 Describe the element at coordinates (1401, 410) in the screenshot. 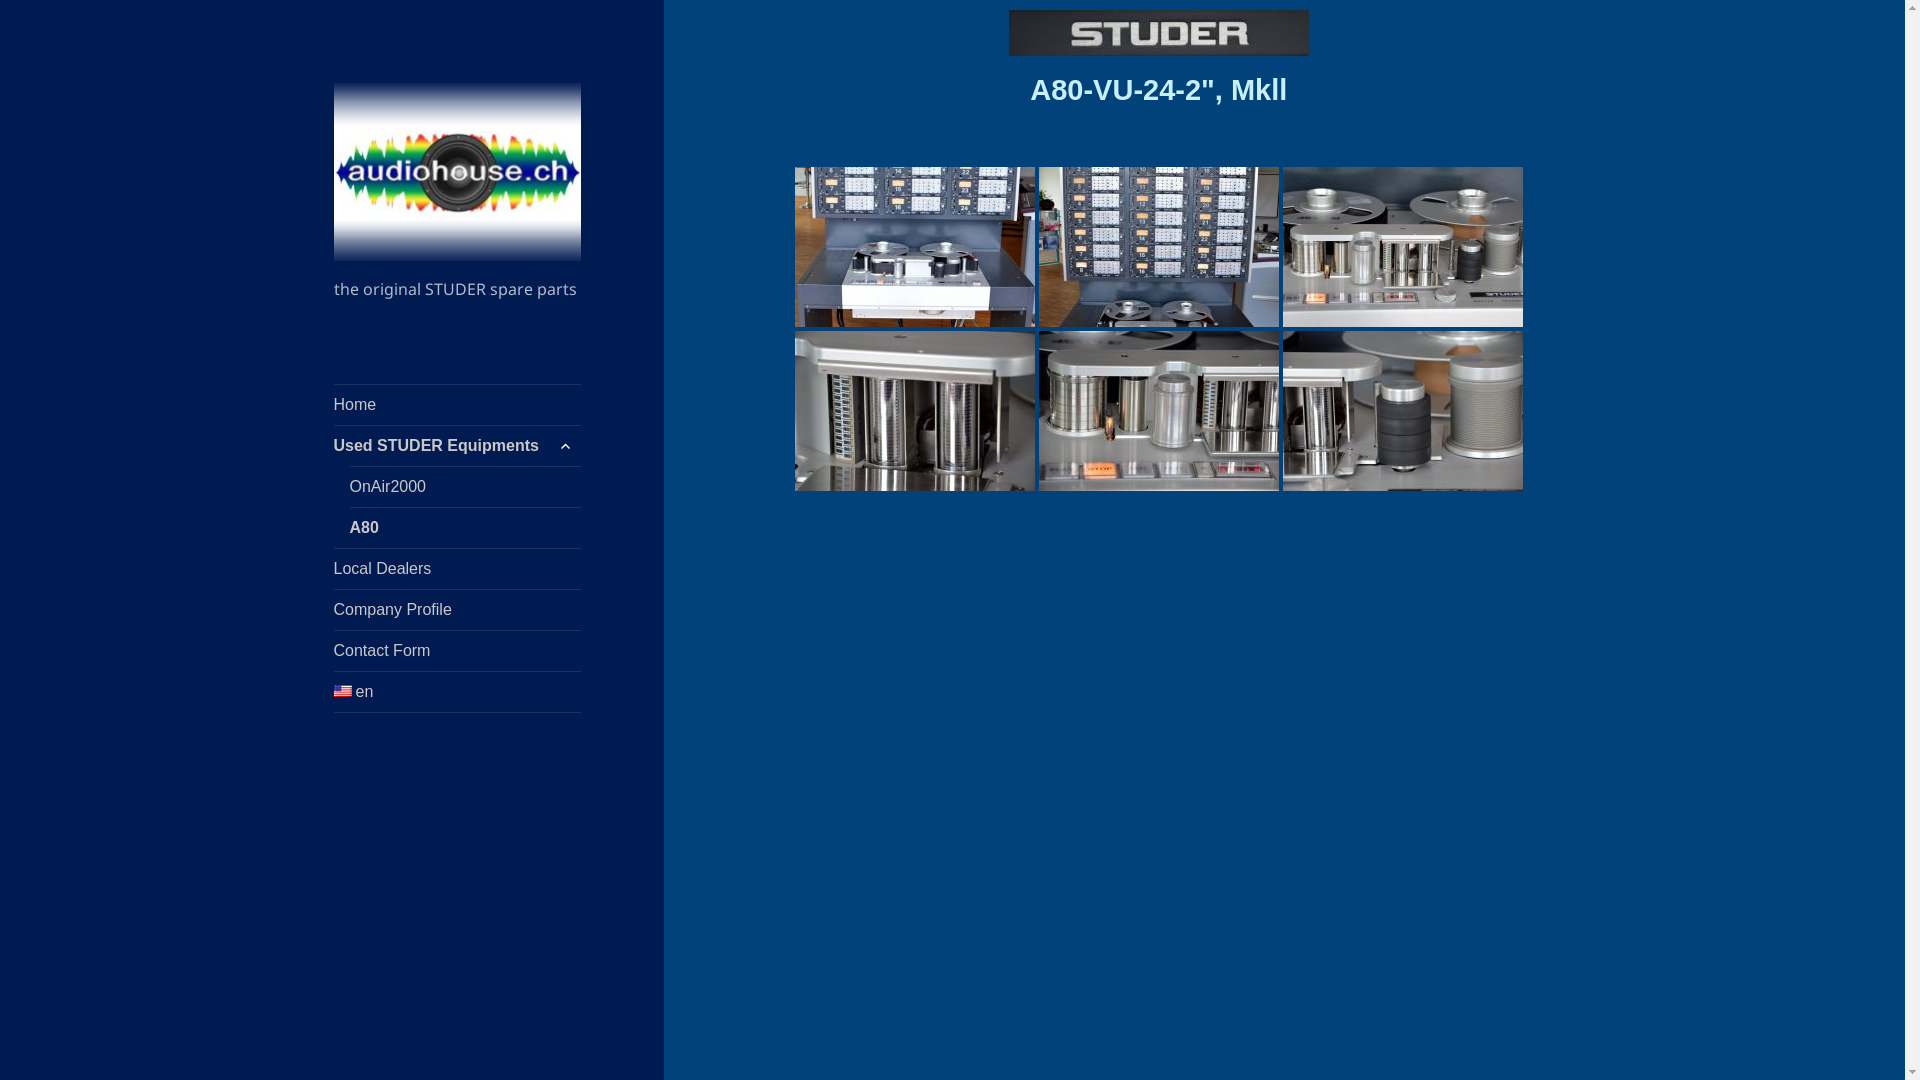

I see `'A80-VU-24-239-6-scaled'` at that location.